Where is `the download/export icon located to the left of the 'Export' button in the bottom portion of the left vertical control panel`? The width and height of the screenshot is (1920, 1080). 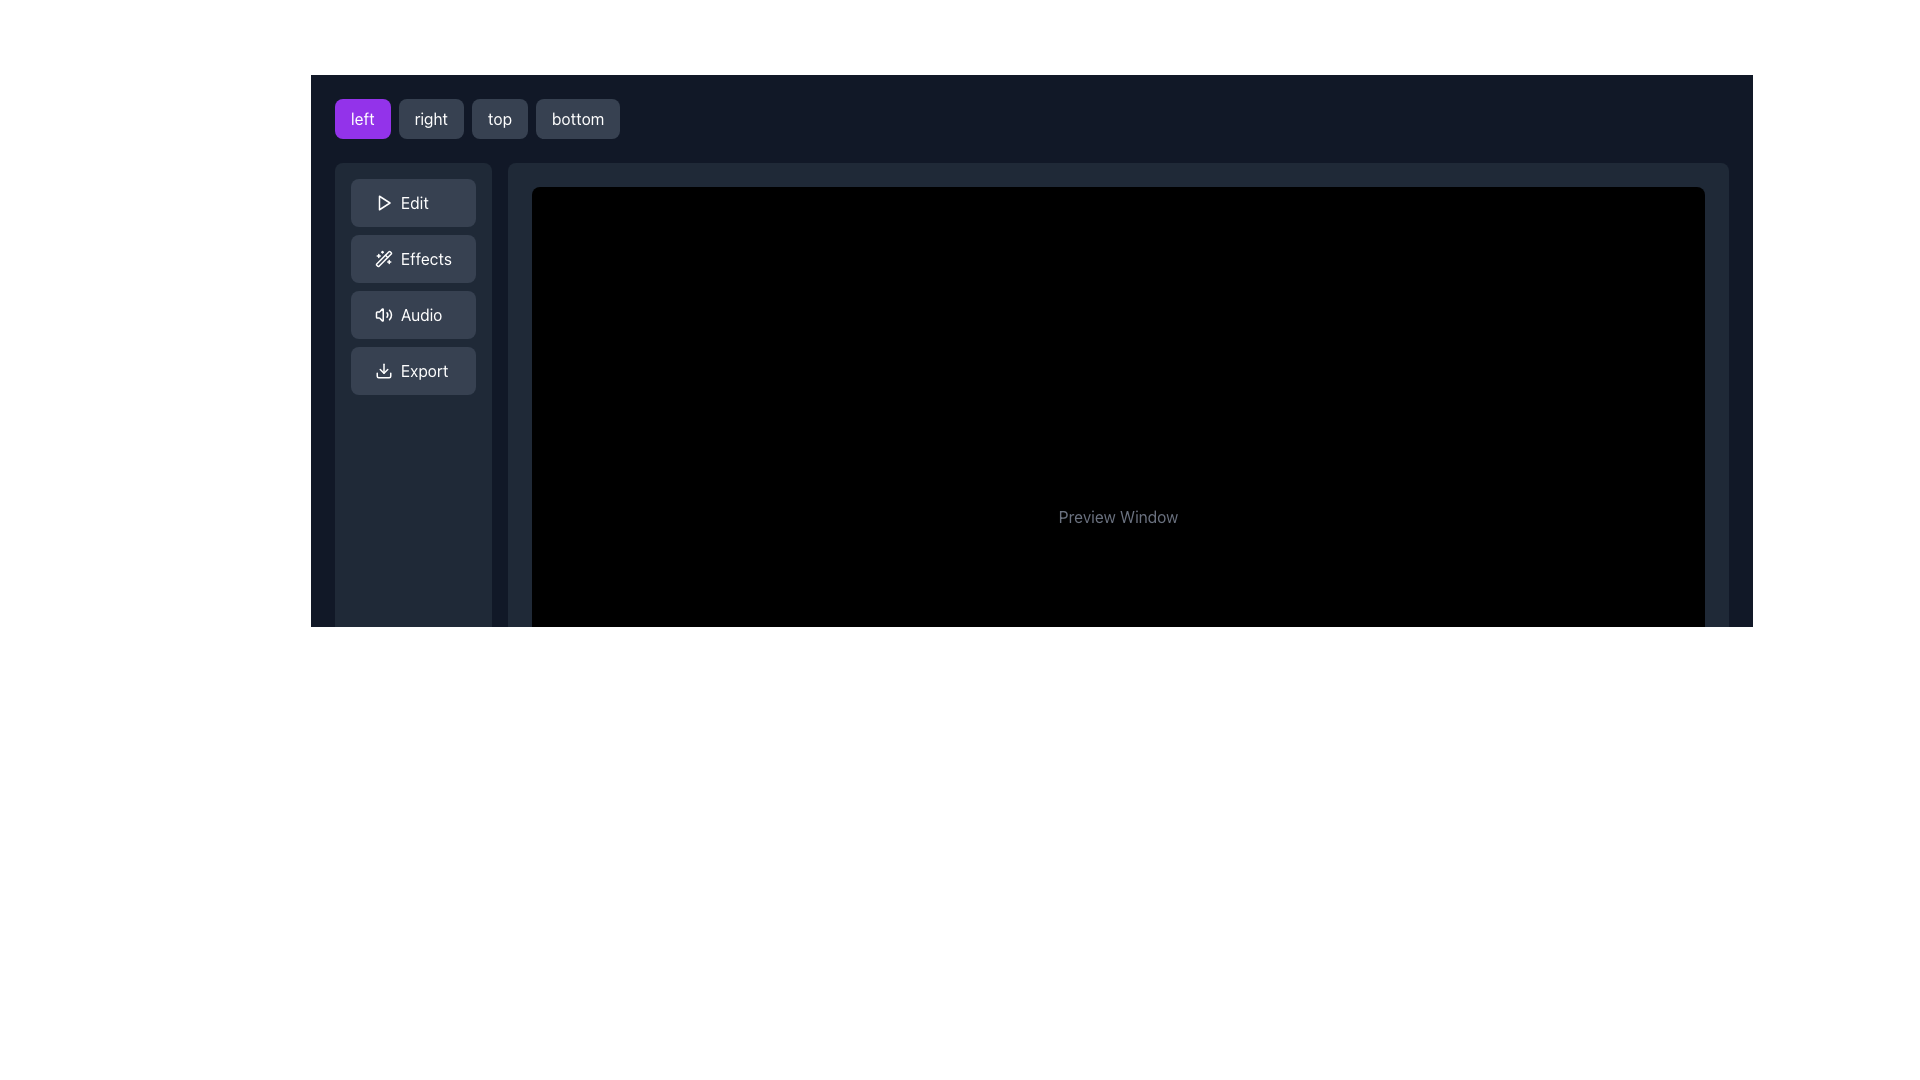
the download/export icon located to the left of the 'Export' button in the bottom portion of the left vertical control panel is located at coordinates (384, 370).